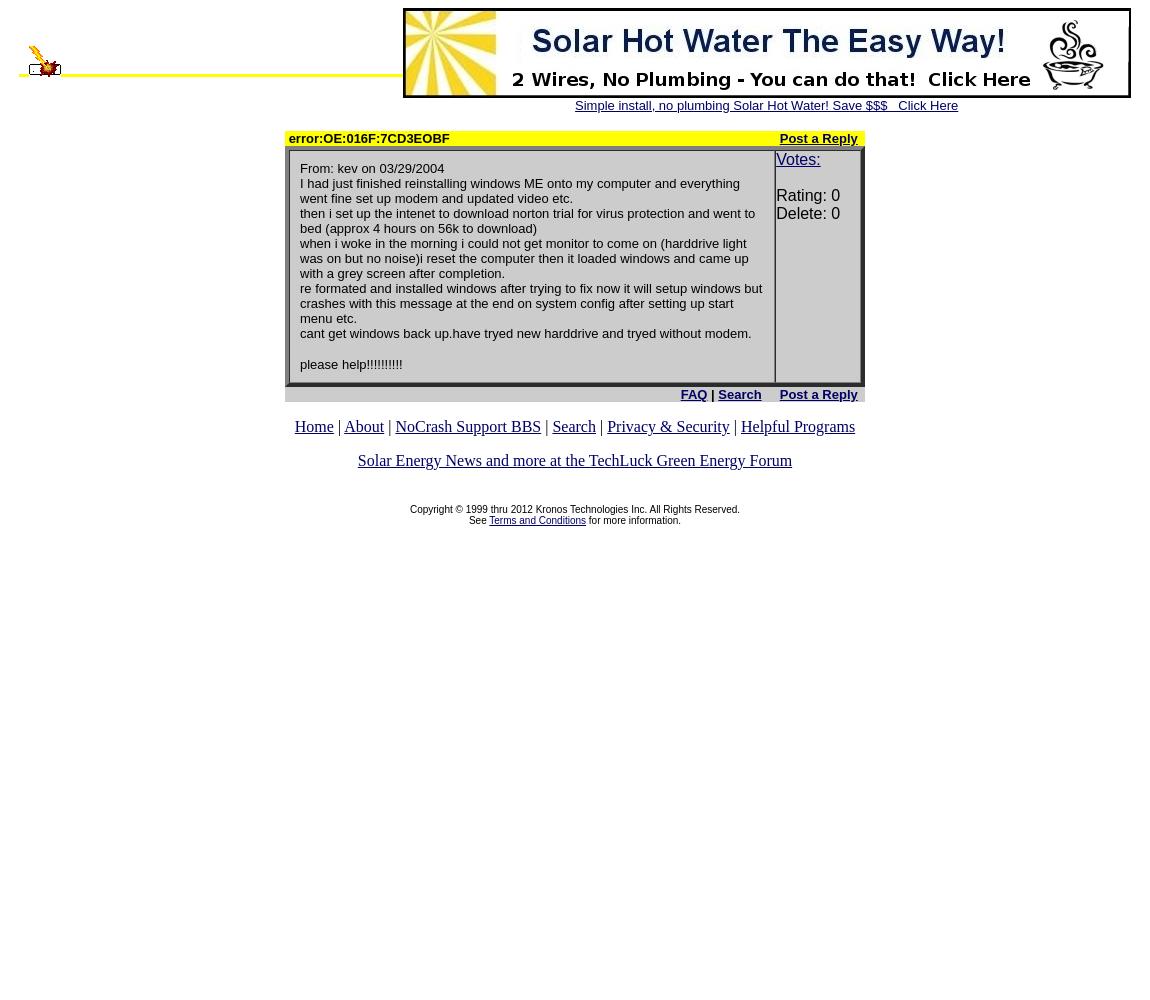 The width and height of the screenshot is (1150, 1000). I want to click on 'when i woke in the morning i could not get monitor to come on (harddrive light was on but no noise)i reset the computer then it loaded windows and came up with a grey screen after completion.', so click(524, 258).